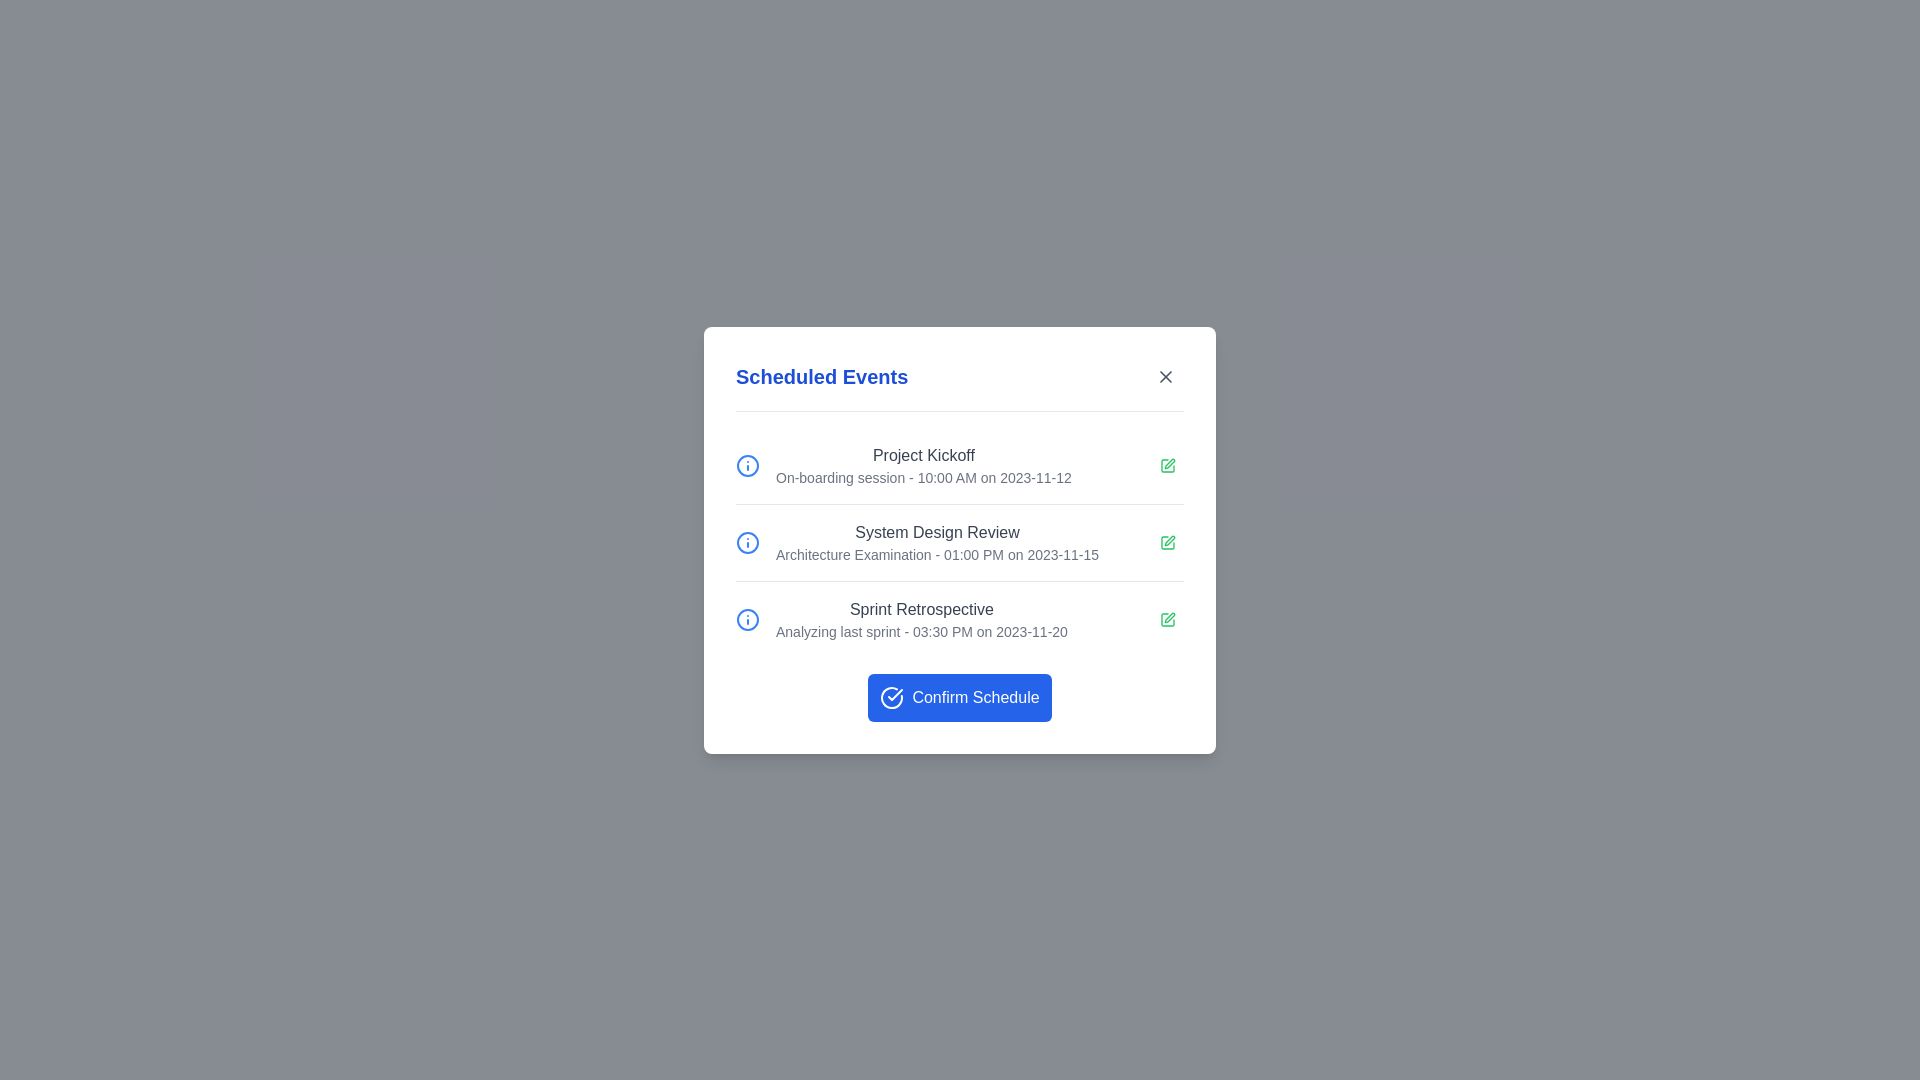 The image size is (1920, 1080). What do you see at coordinates (960, 696) in the screenshot?
I see `the interactive element Confirm Schedule Button to observe its hover effect` at bounding box center [960, 696].